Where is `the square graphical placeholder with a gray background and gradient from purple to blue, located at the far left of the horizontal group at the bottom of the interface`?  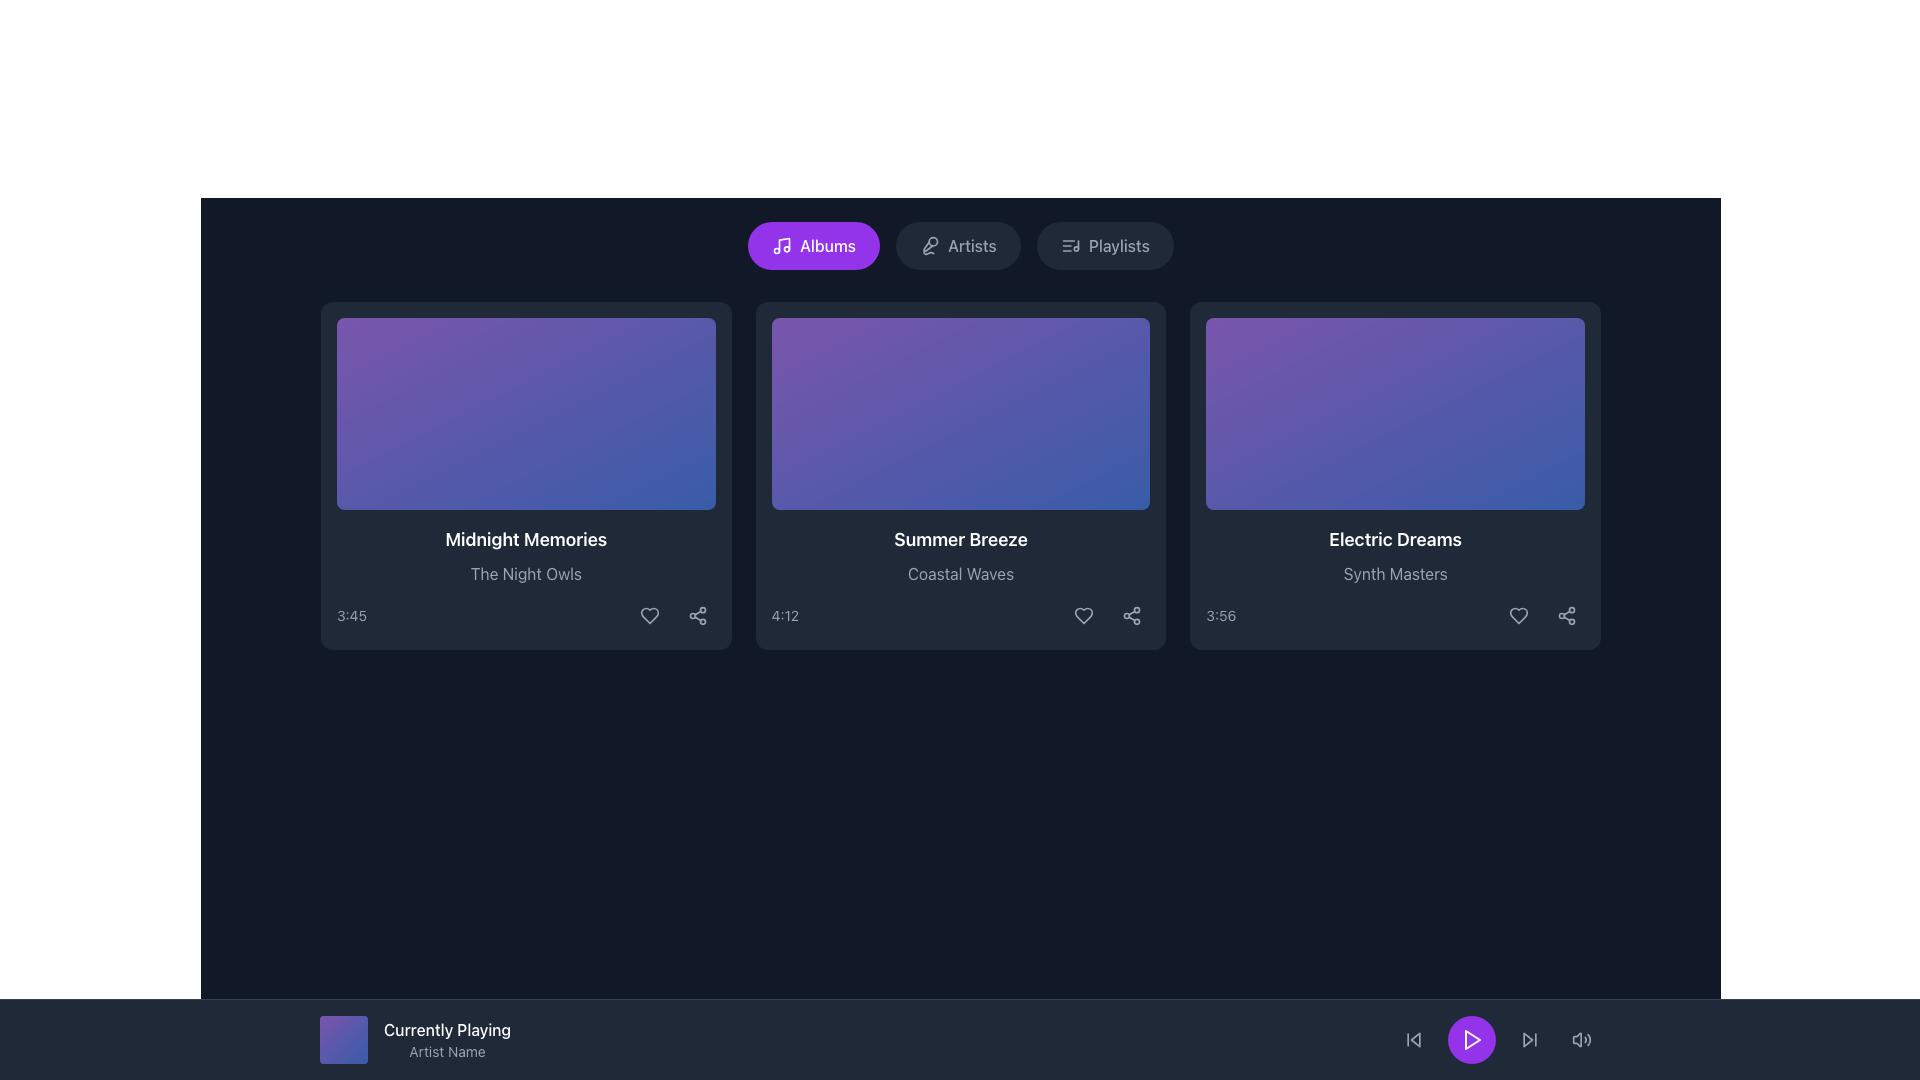 the square graphical placeholder with a gray background and gradient from purple to blue, located at the far left of the horizontal group at the bottom of the interface is located at coordinates (344, 1039).